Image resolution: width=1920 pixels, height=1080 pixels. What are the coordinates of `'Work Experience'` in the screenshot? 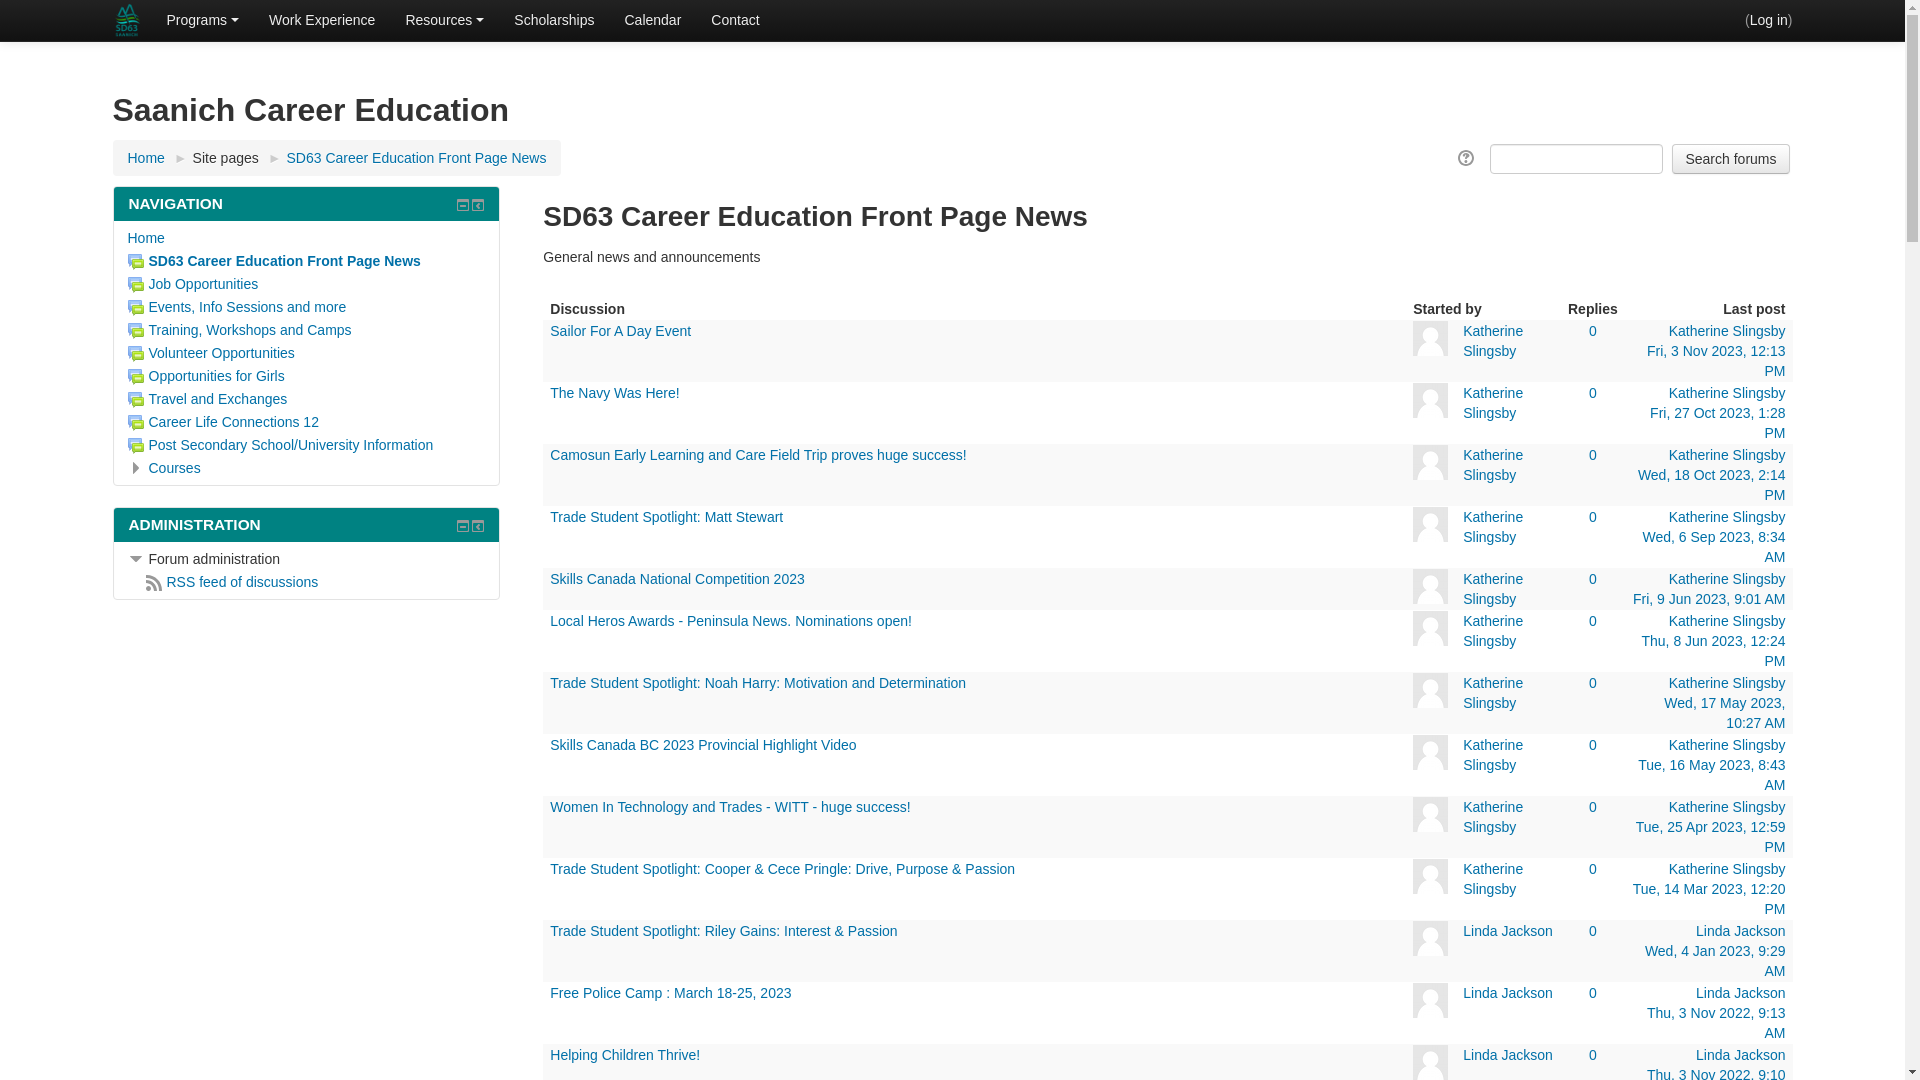 It's located at (321, 19).